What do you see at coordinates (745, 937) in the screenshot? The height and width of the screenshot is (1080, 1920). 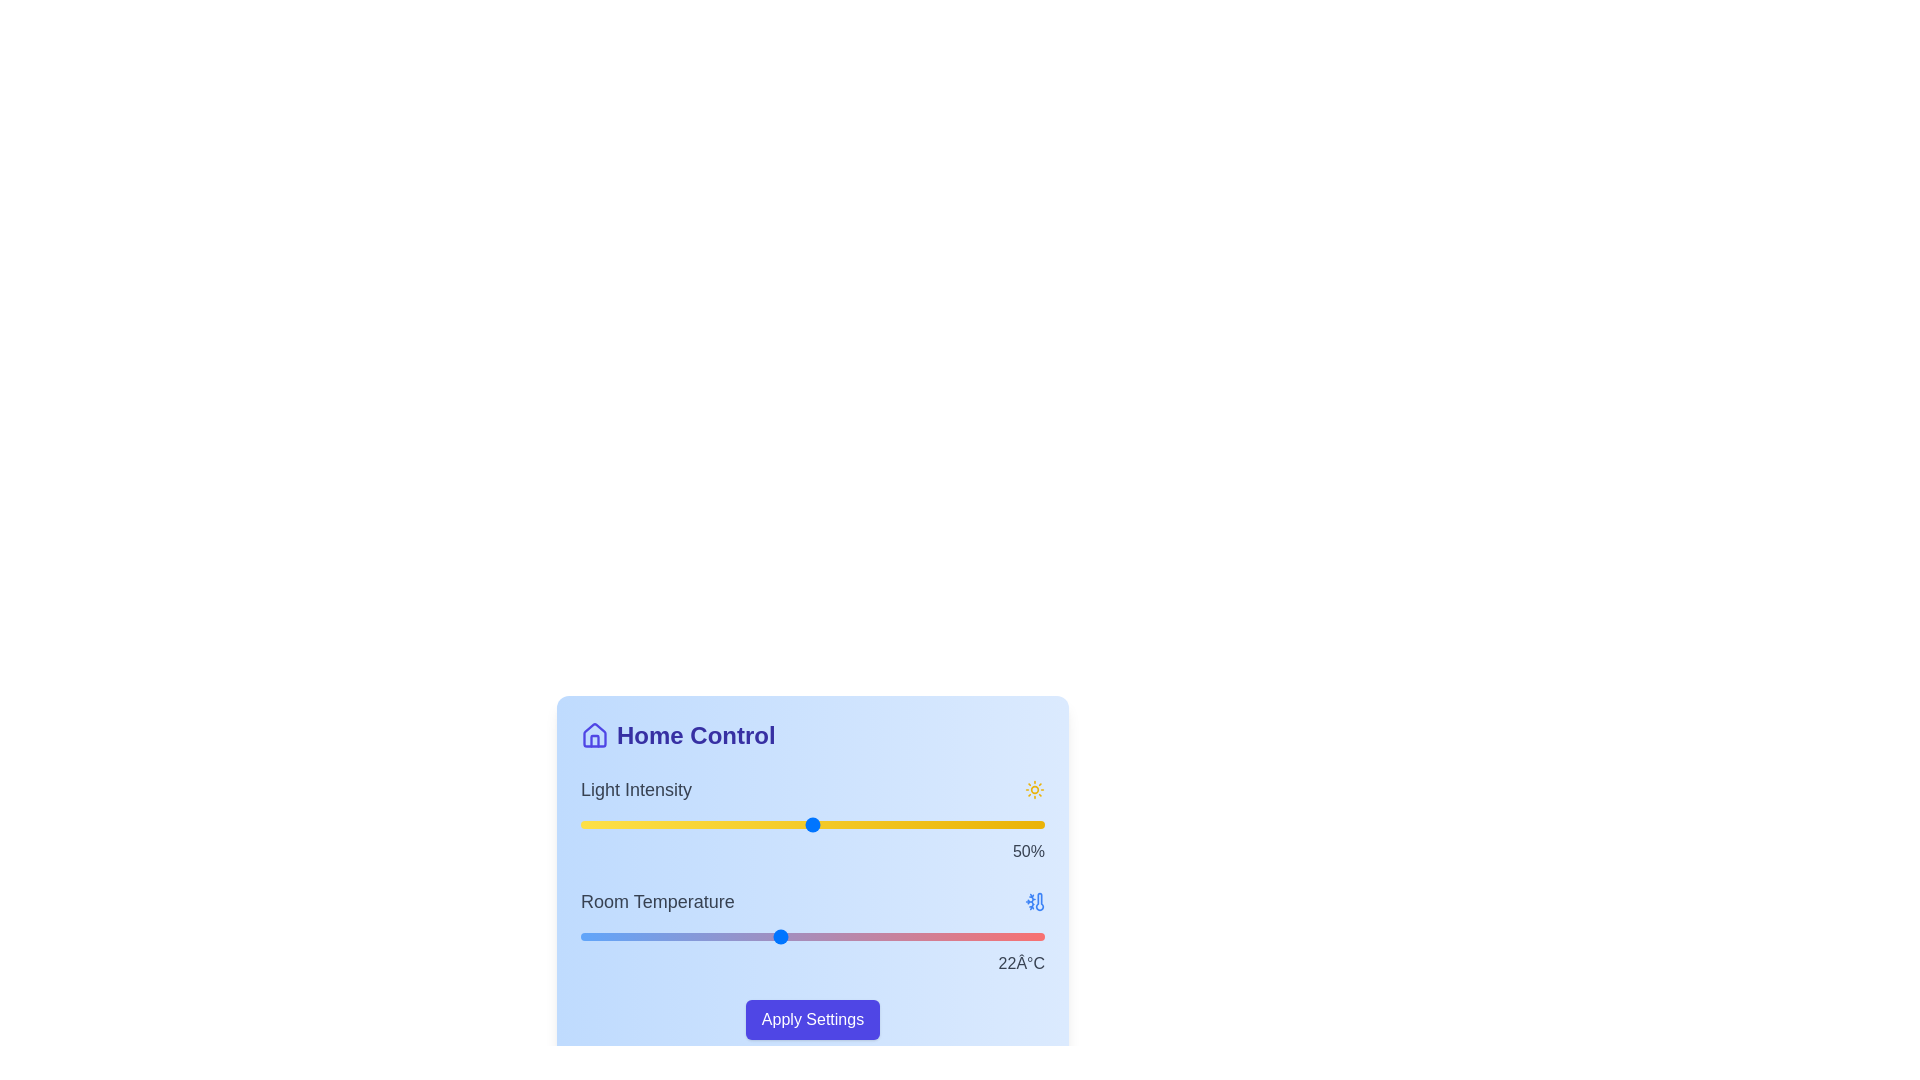 I see `the room temperature slider to 21 degrees Celsius` at bounding box center [745, 937].